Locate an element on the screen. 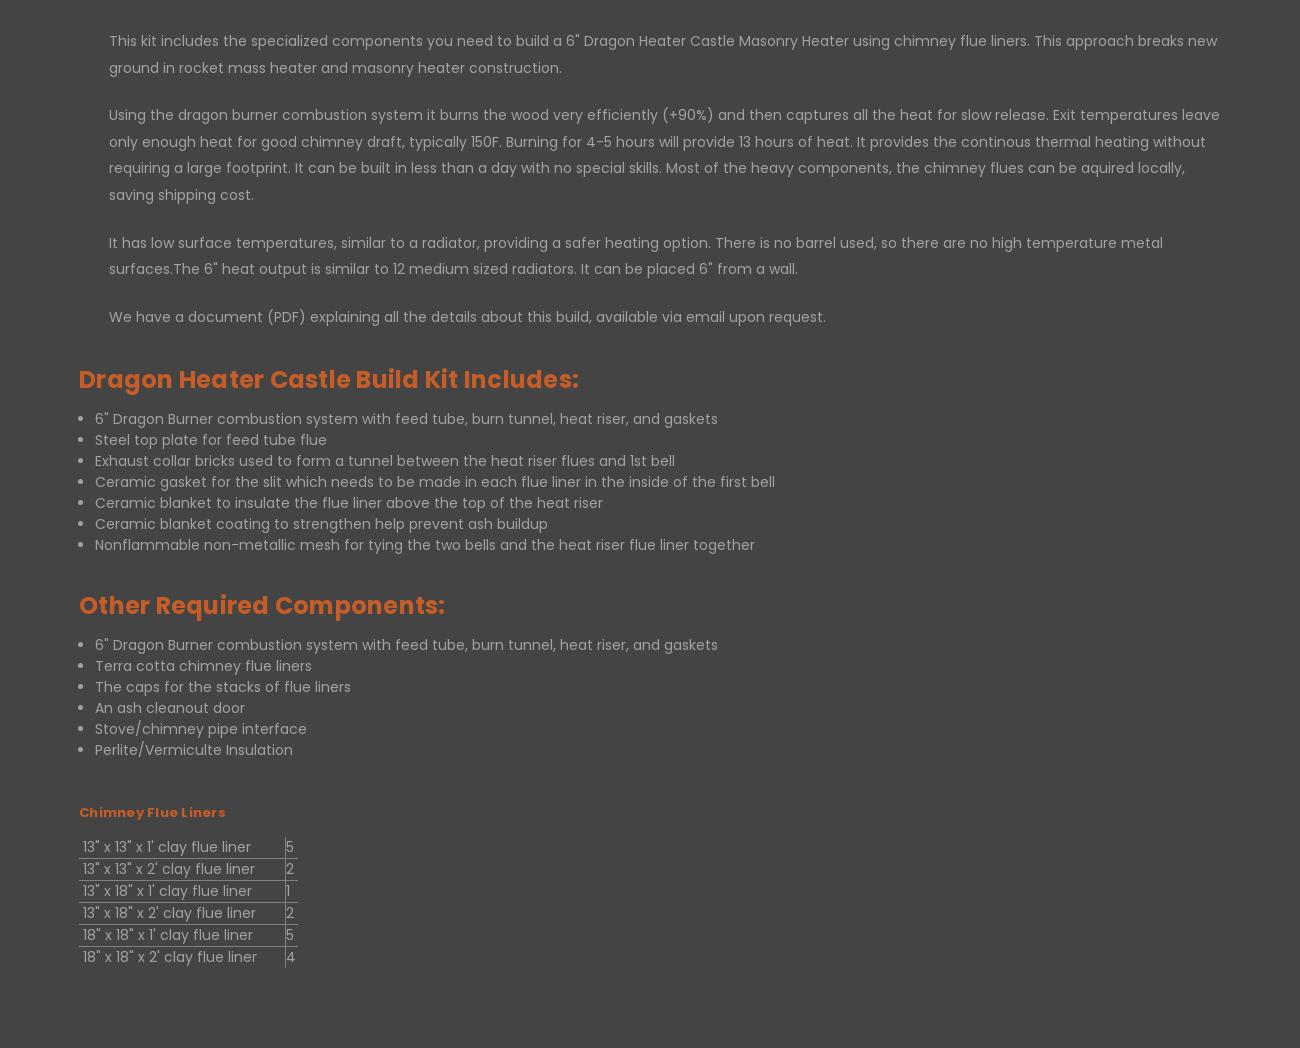  '281 292 2177' is located at coordinates (650, 808).